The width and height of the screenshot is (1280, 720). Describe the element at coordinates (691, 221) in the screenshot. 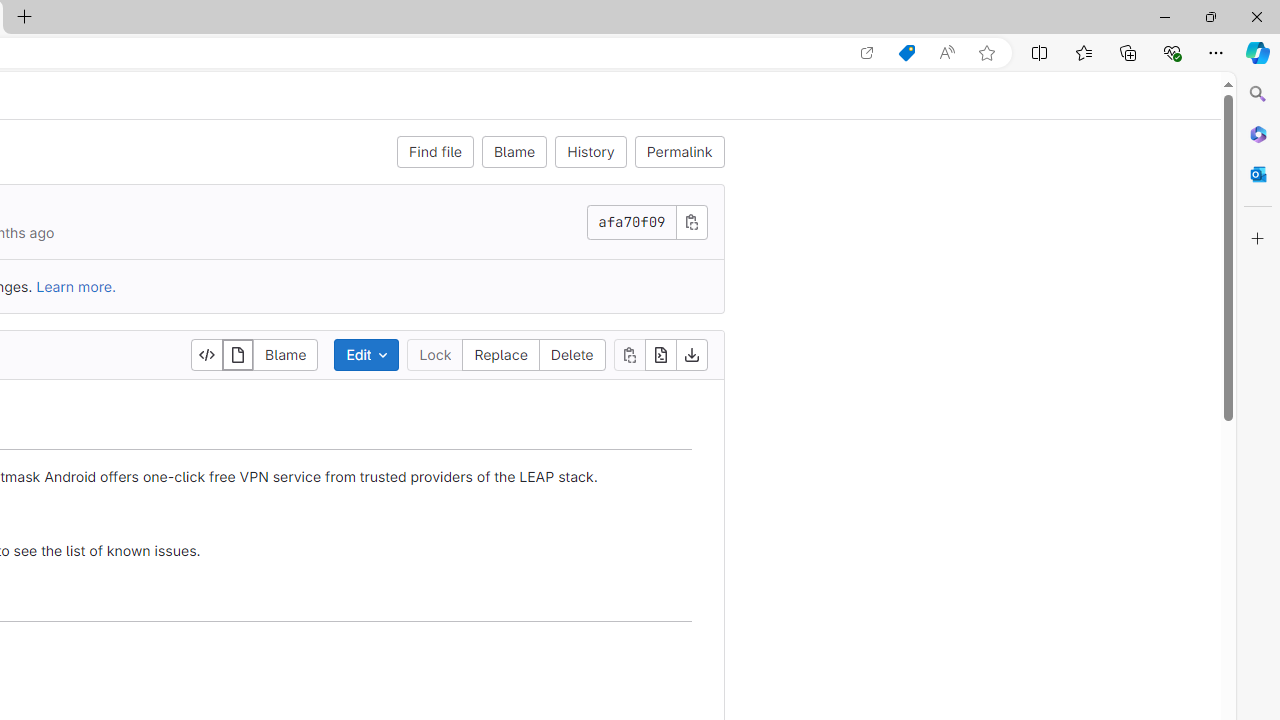

I see `'Class: s16 gl-icon gl-button-icon '` at that location.